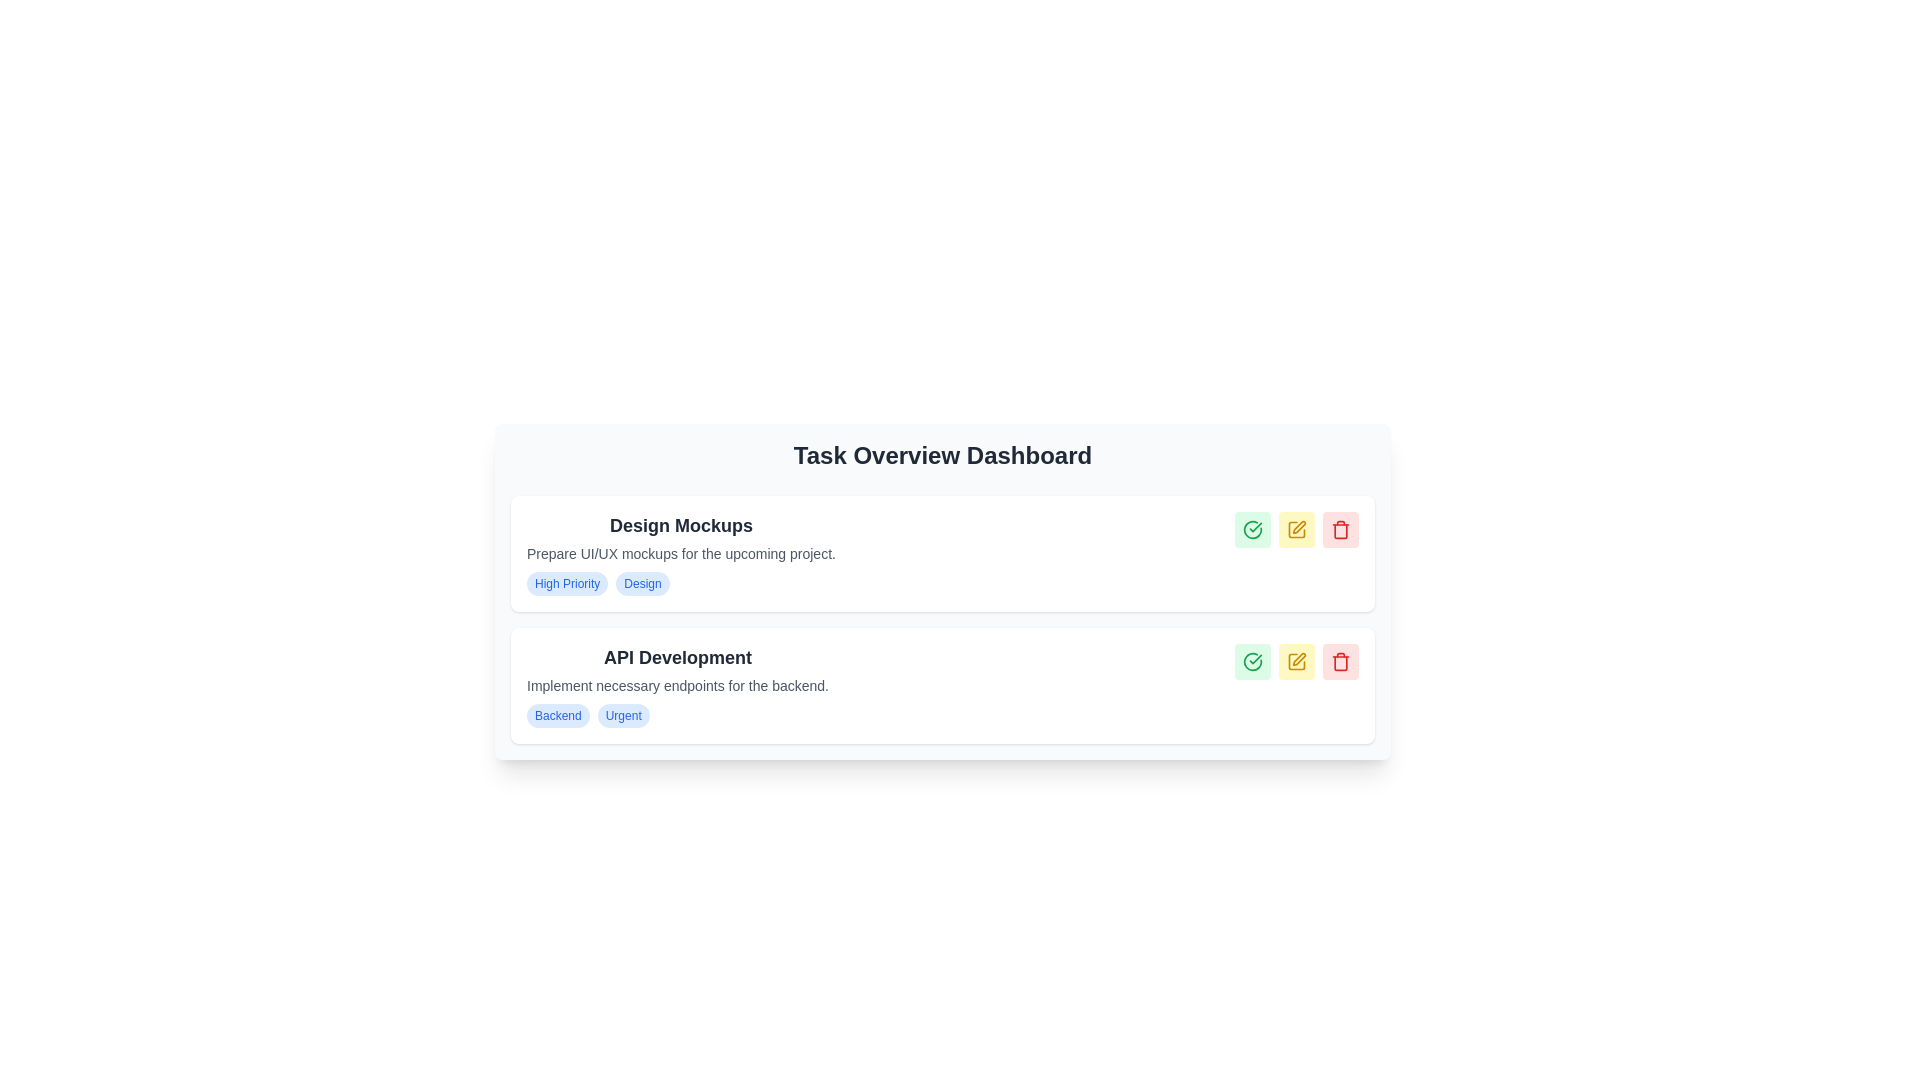  I want to click on the edit button located in the second task card under the 'API Development' section to initiate an editing action, so click(1299, 659).